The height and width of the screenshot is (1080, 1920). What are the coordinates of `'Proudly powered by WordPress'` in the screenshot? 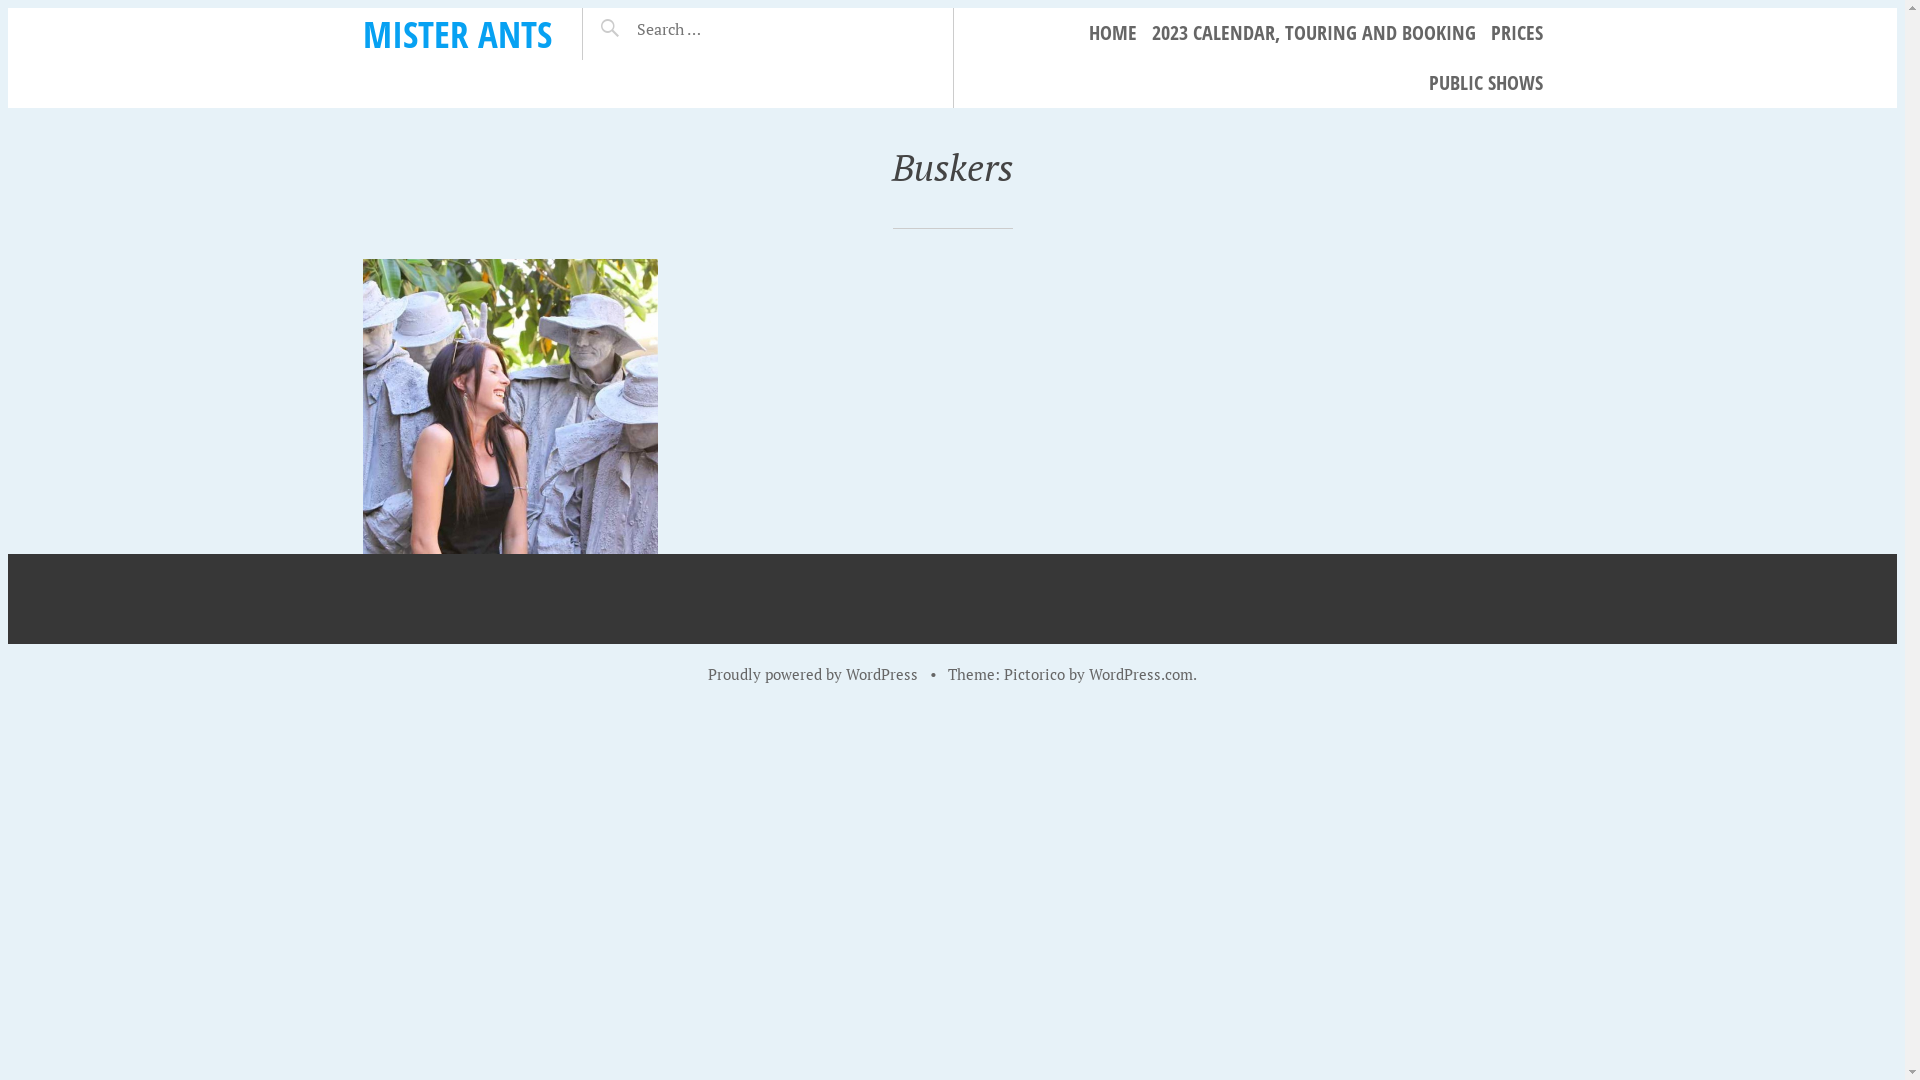 It's located at (708, 674).